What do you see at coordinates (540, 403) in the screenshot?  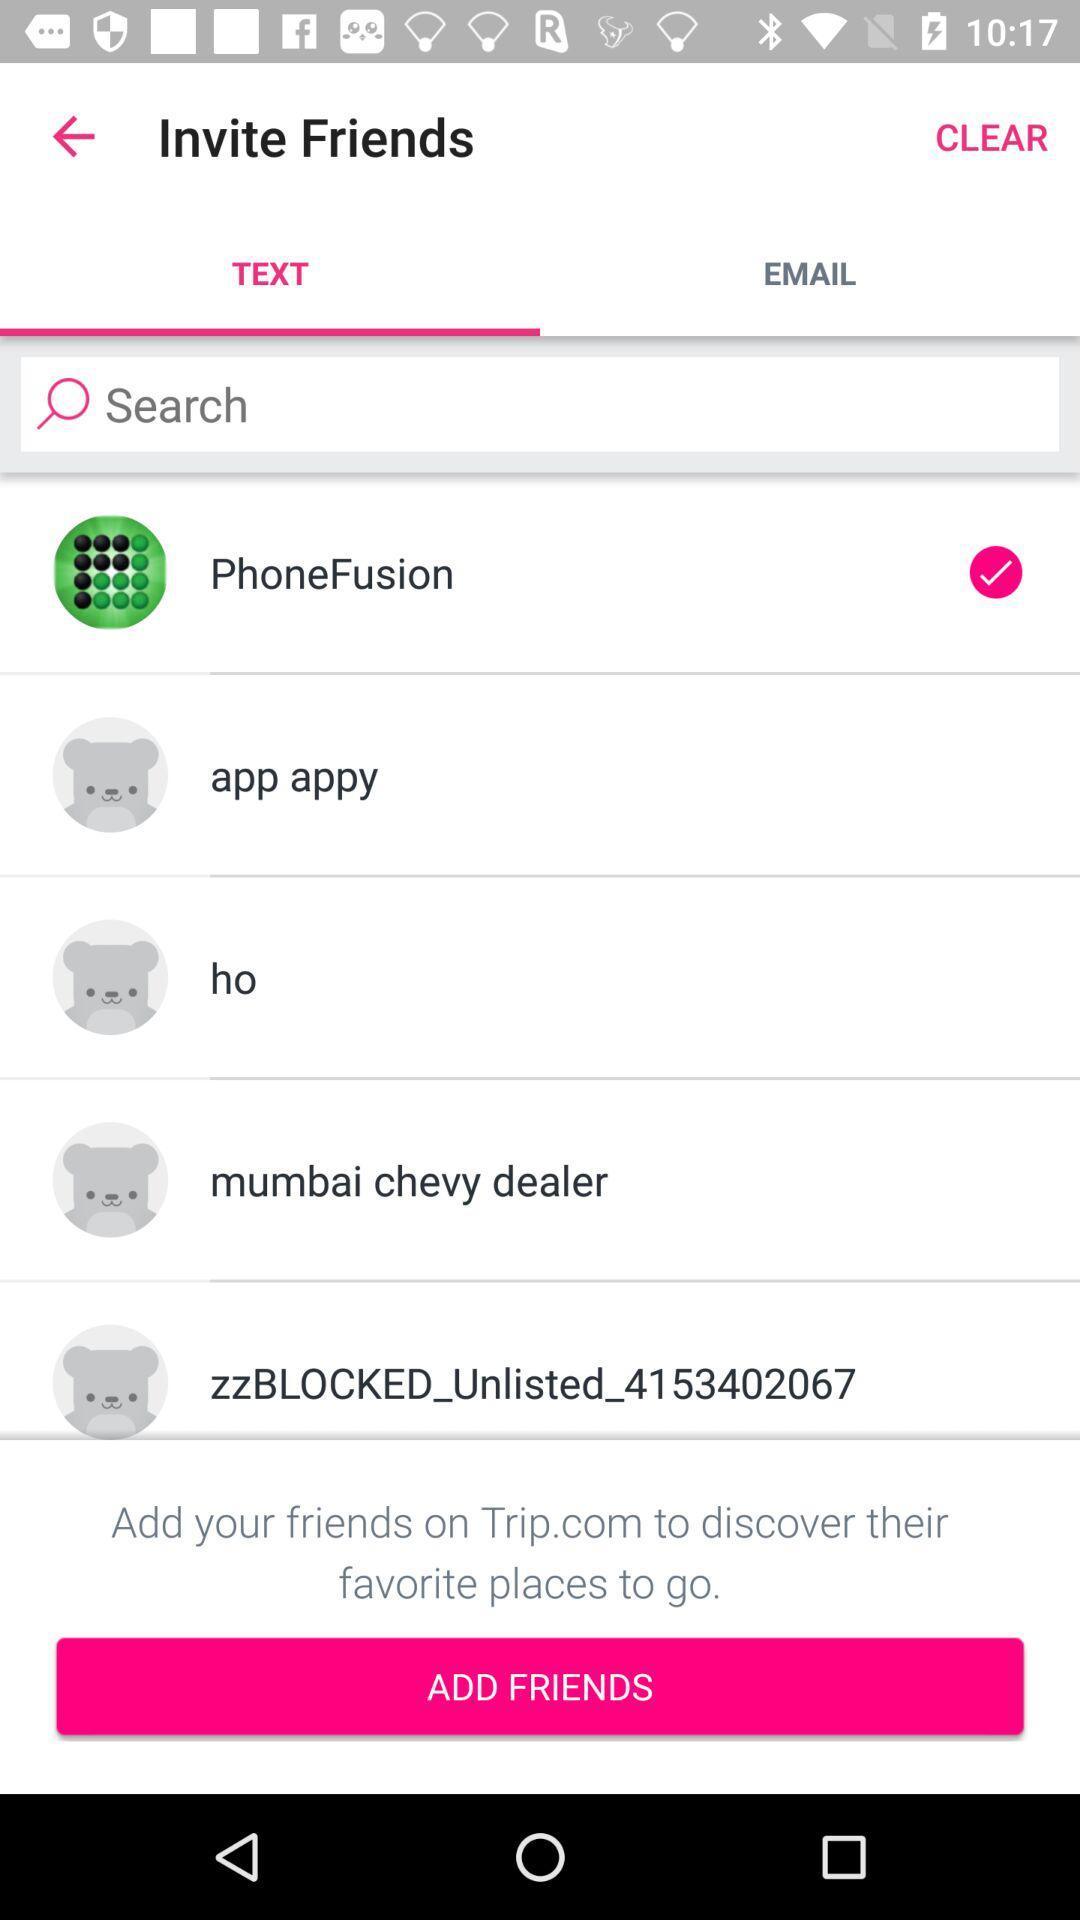 I see `search bar` at bounding box center [540, 403].